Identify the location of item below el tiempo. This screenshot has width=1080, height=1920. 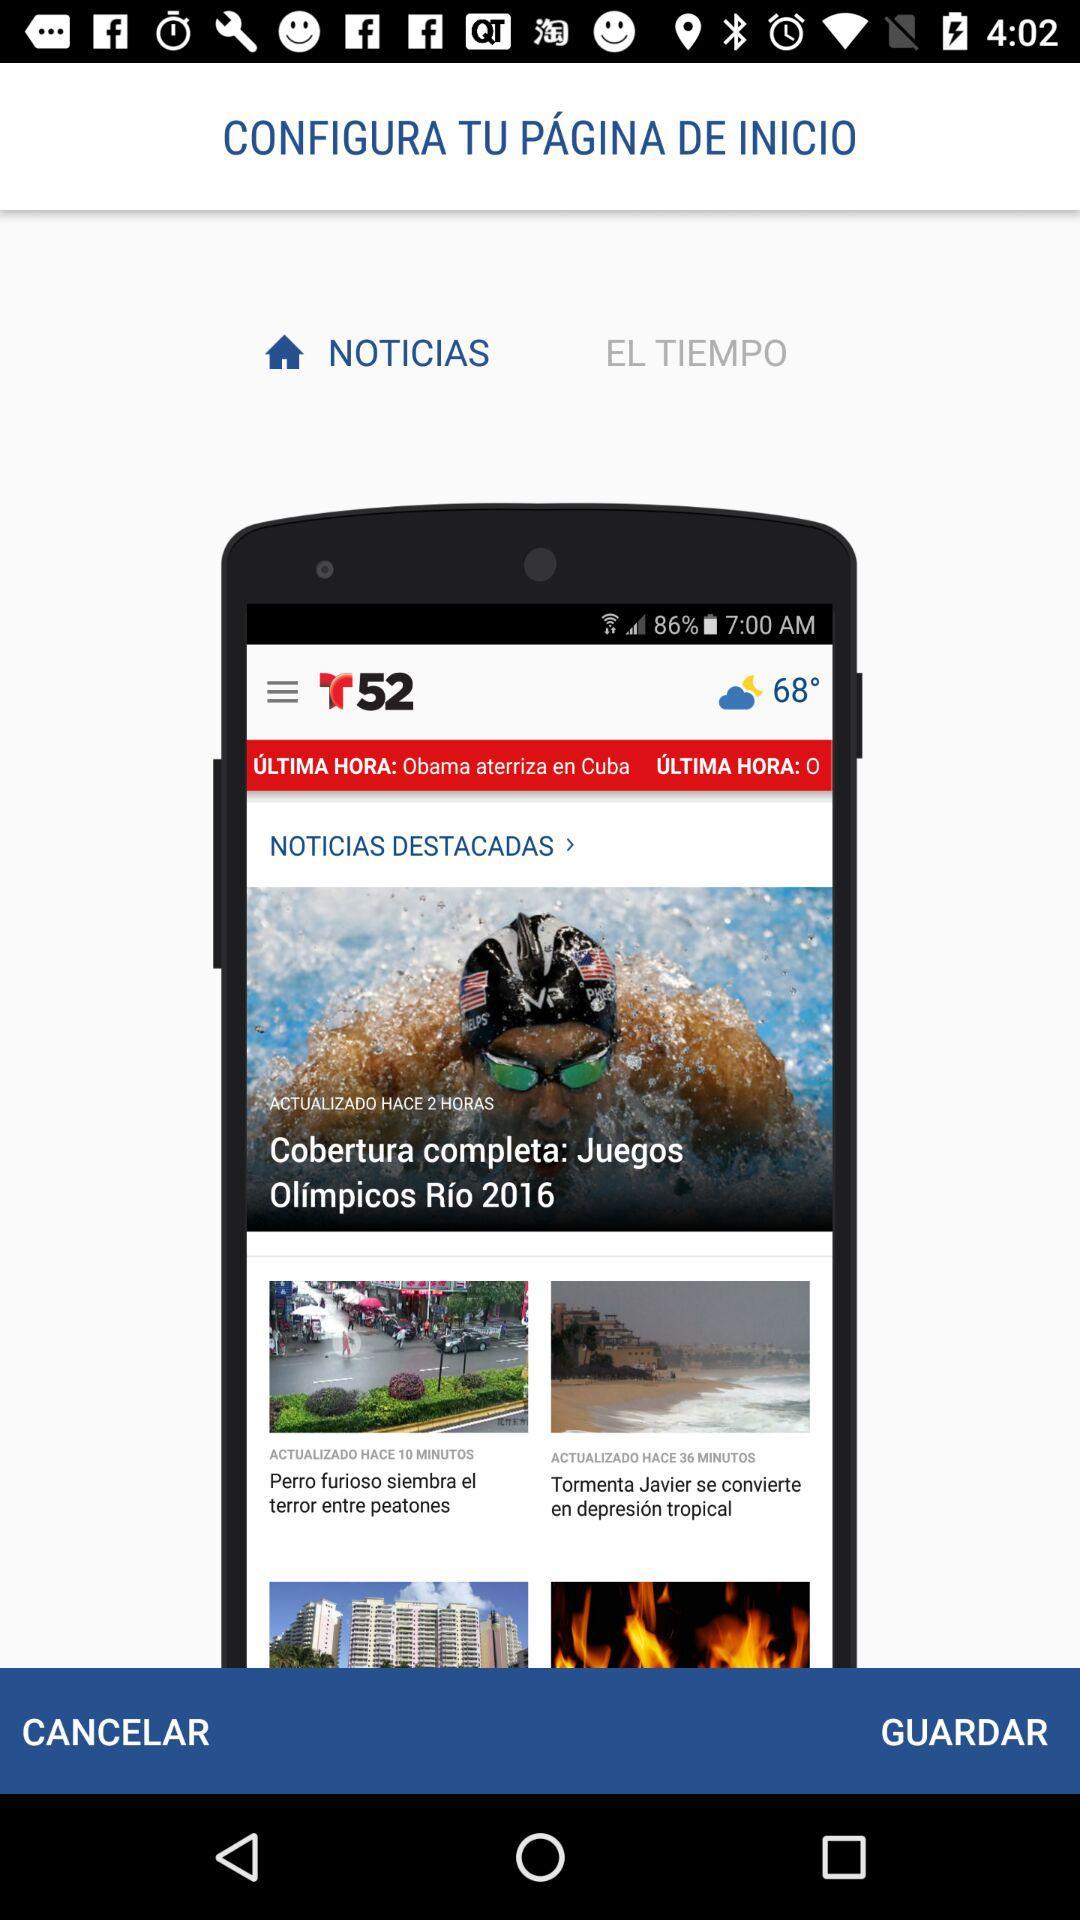
(963, 1730).